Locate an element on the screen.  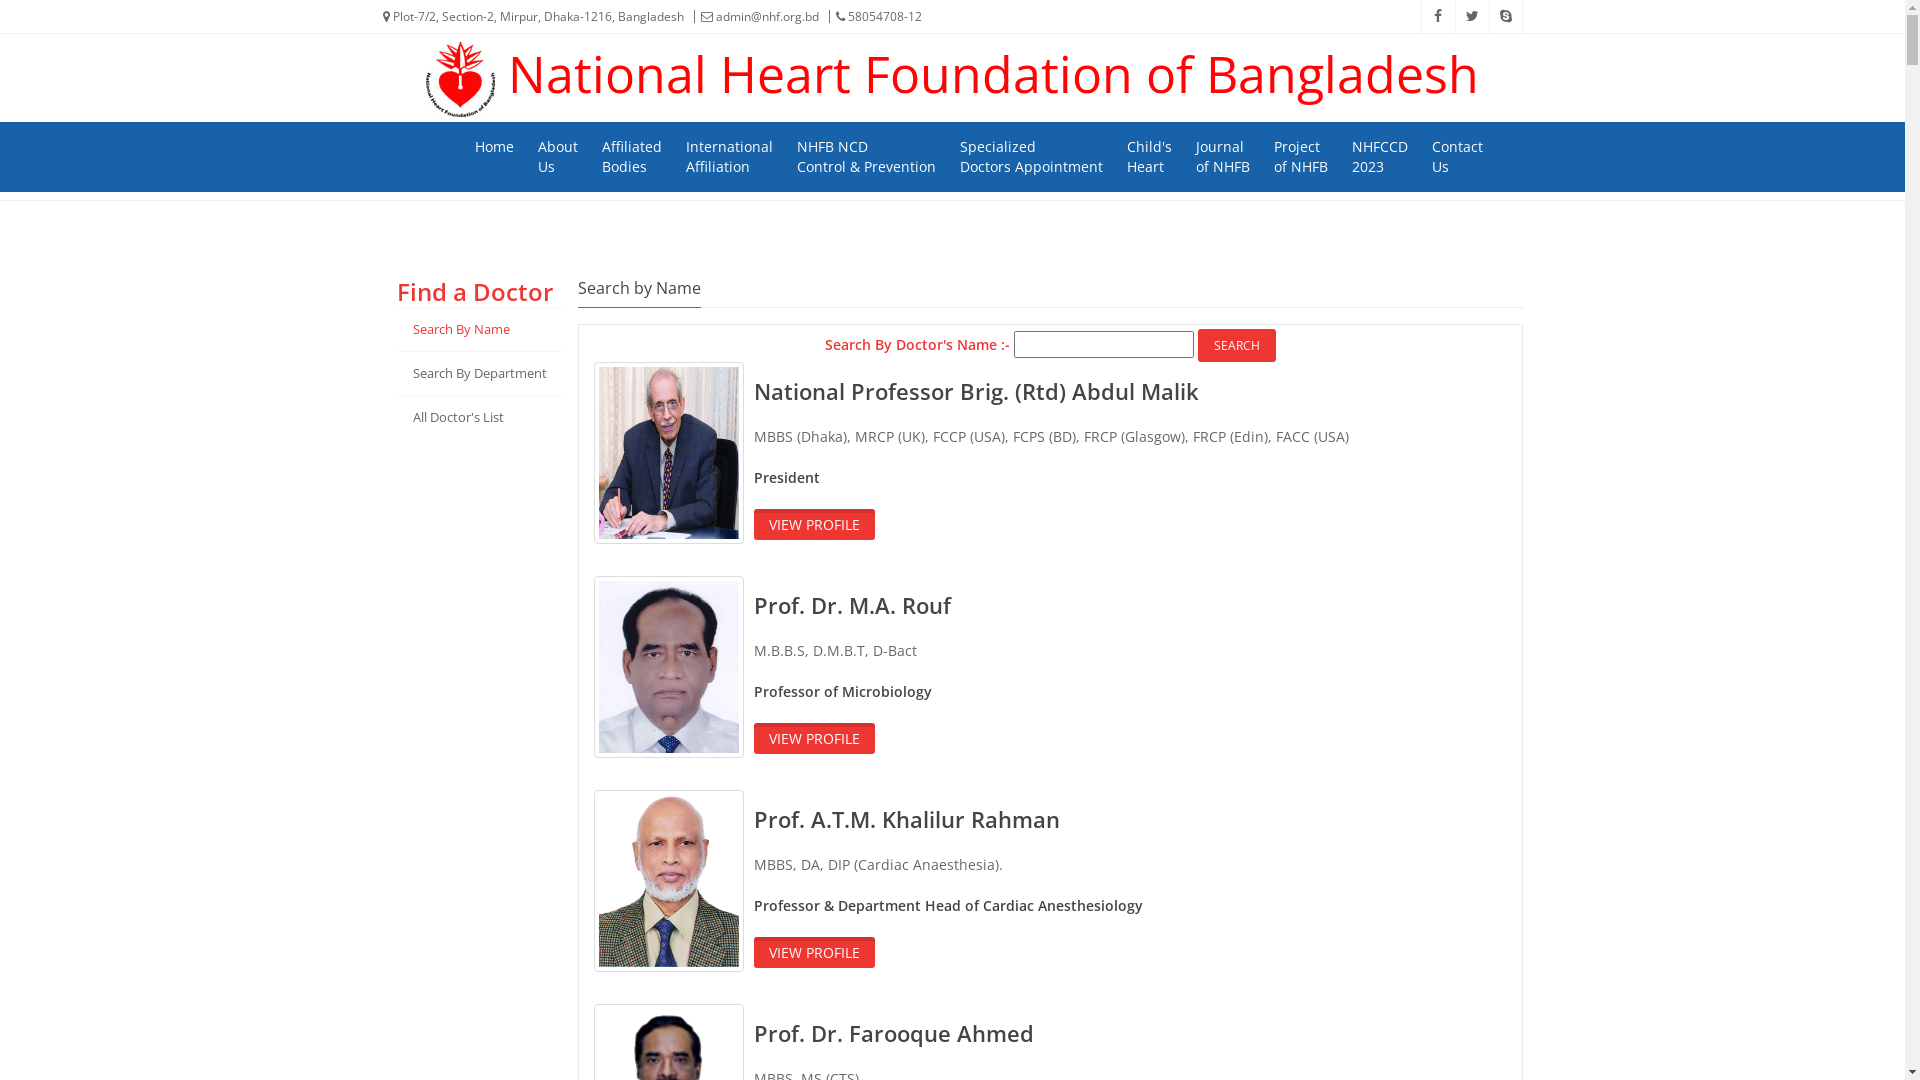
'About is located at coordinates (522, 156).